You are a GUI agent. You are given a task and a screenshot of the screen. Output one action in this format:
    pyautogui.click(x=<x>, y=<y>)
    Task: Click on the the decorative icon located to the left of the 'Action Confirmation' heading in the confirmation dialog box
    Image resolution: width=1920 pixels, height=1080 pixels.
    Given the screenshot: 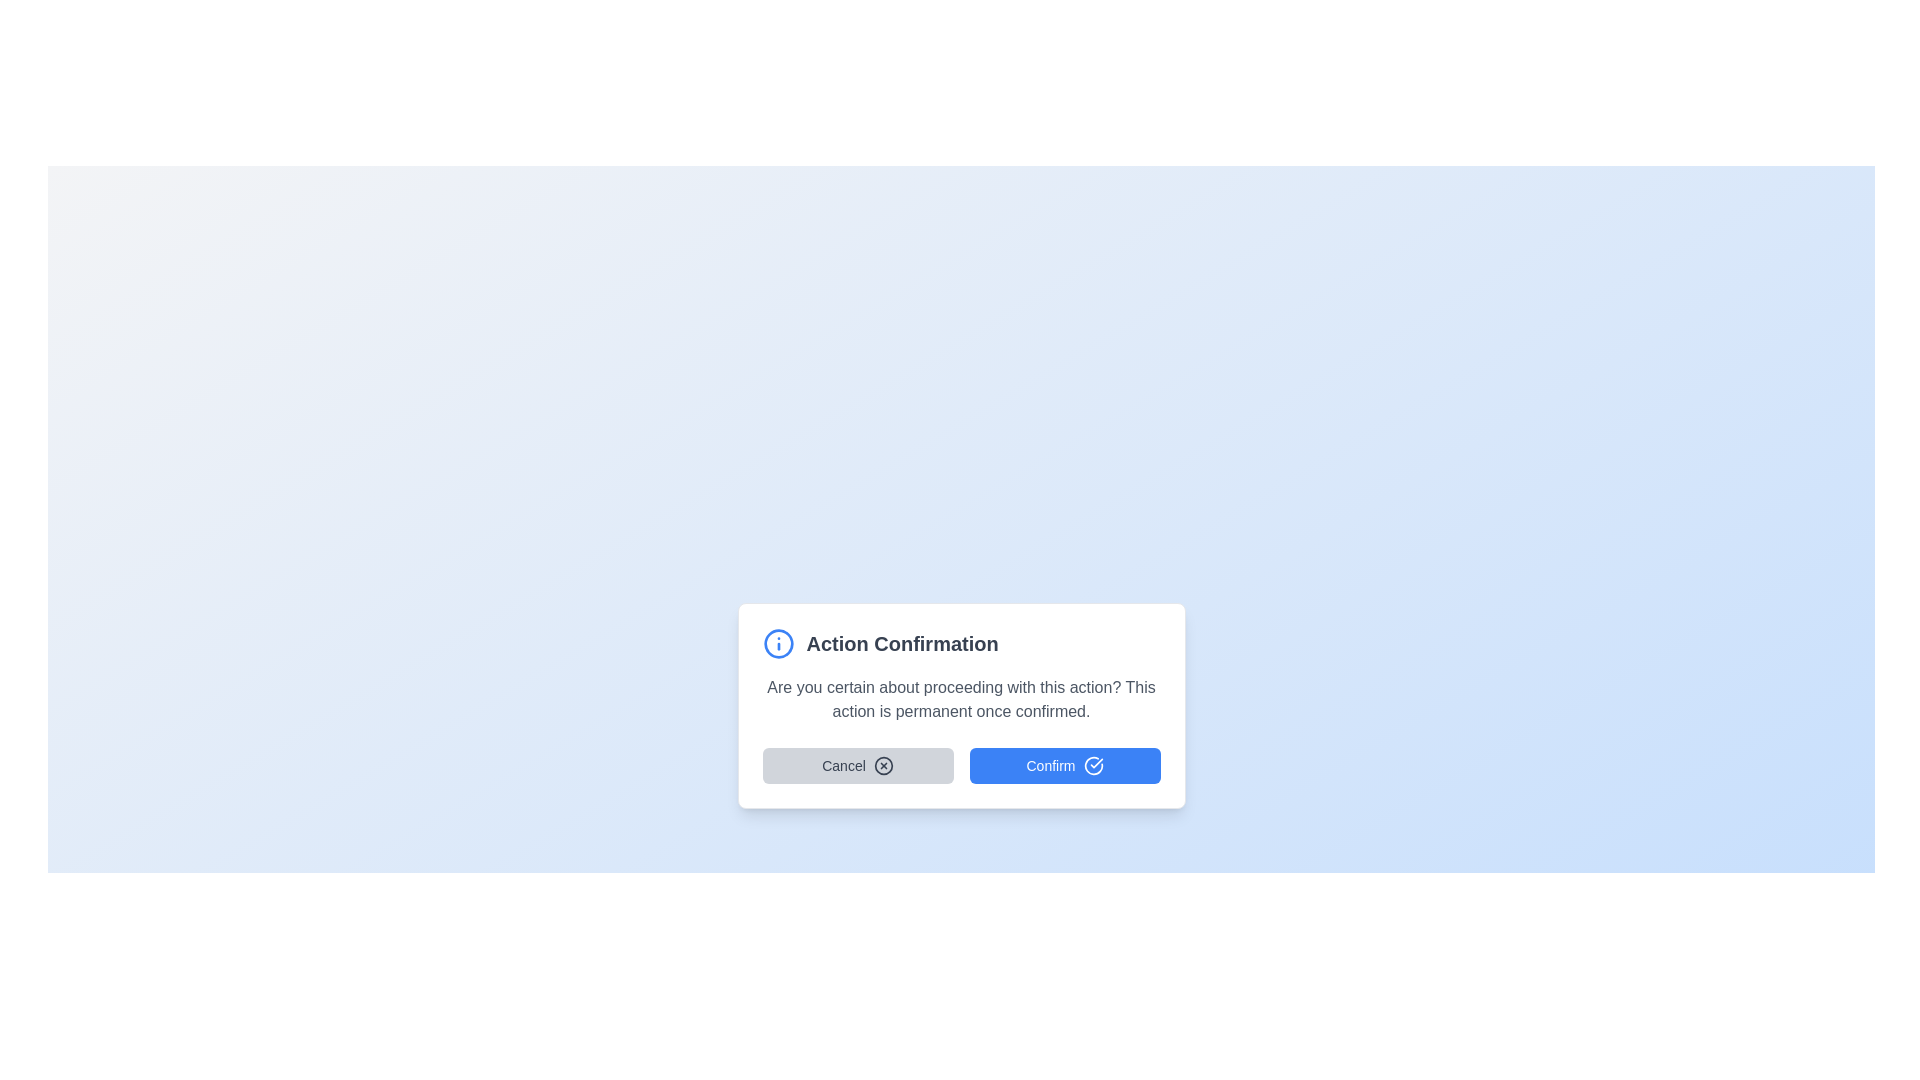 What is the action you would take?
    pyautogui.click(x=777, y=644)
    